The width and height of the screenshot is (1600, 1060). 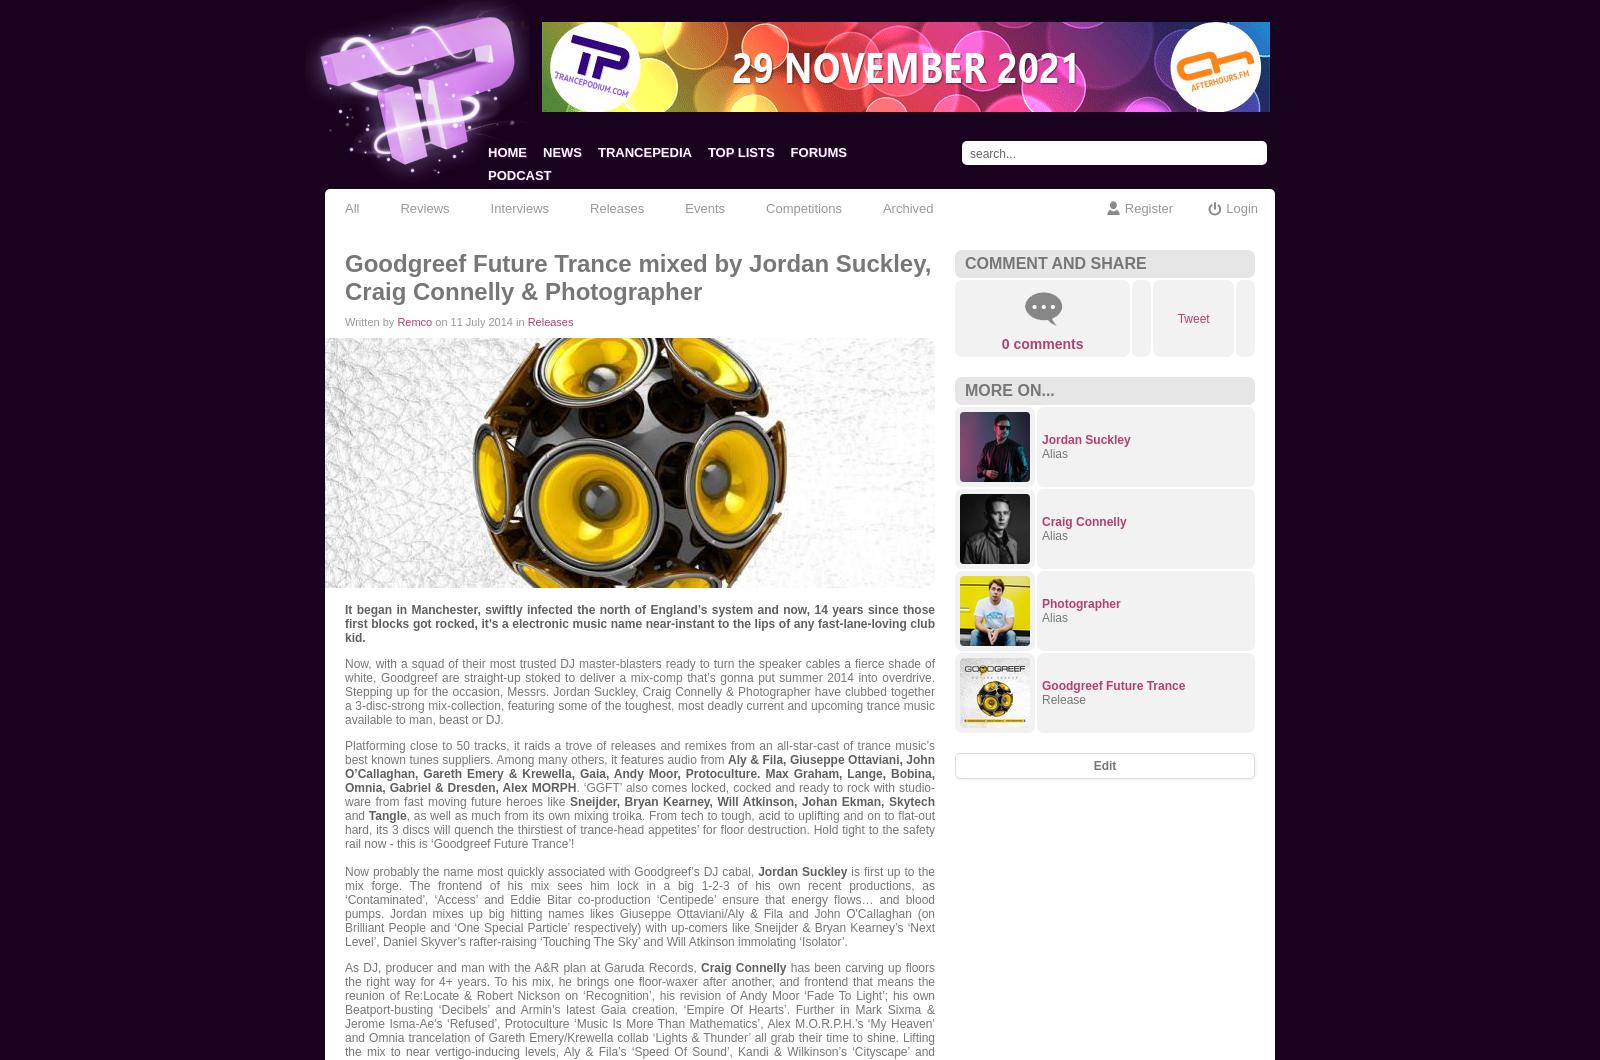 What do you see at coordinates (371, 322) in the screenshot?
I see `'Written by'` at bounding box center [371, 322].